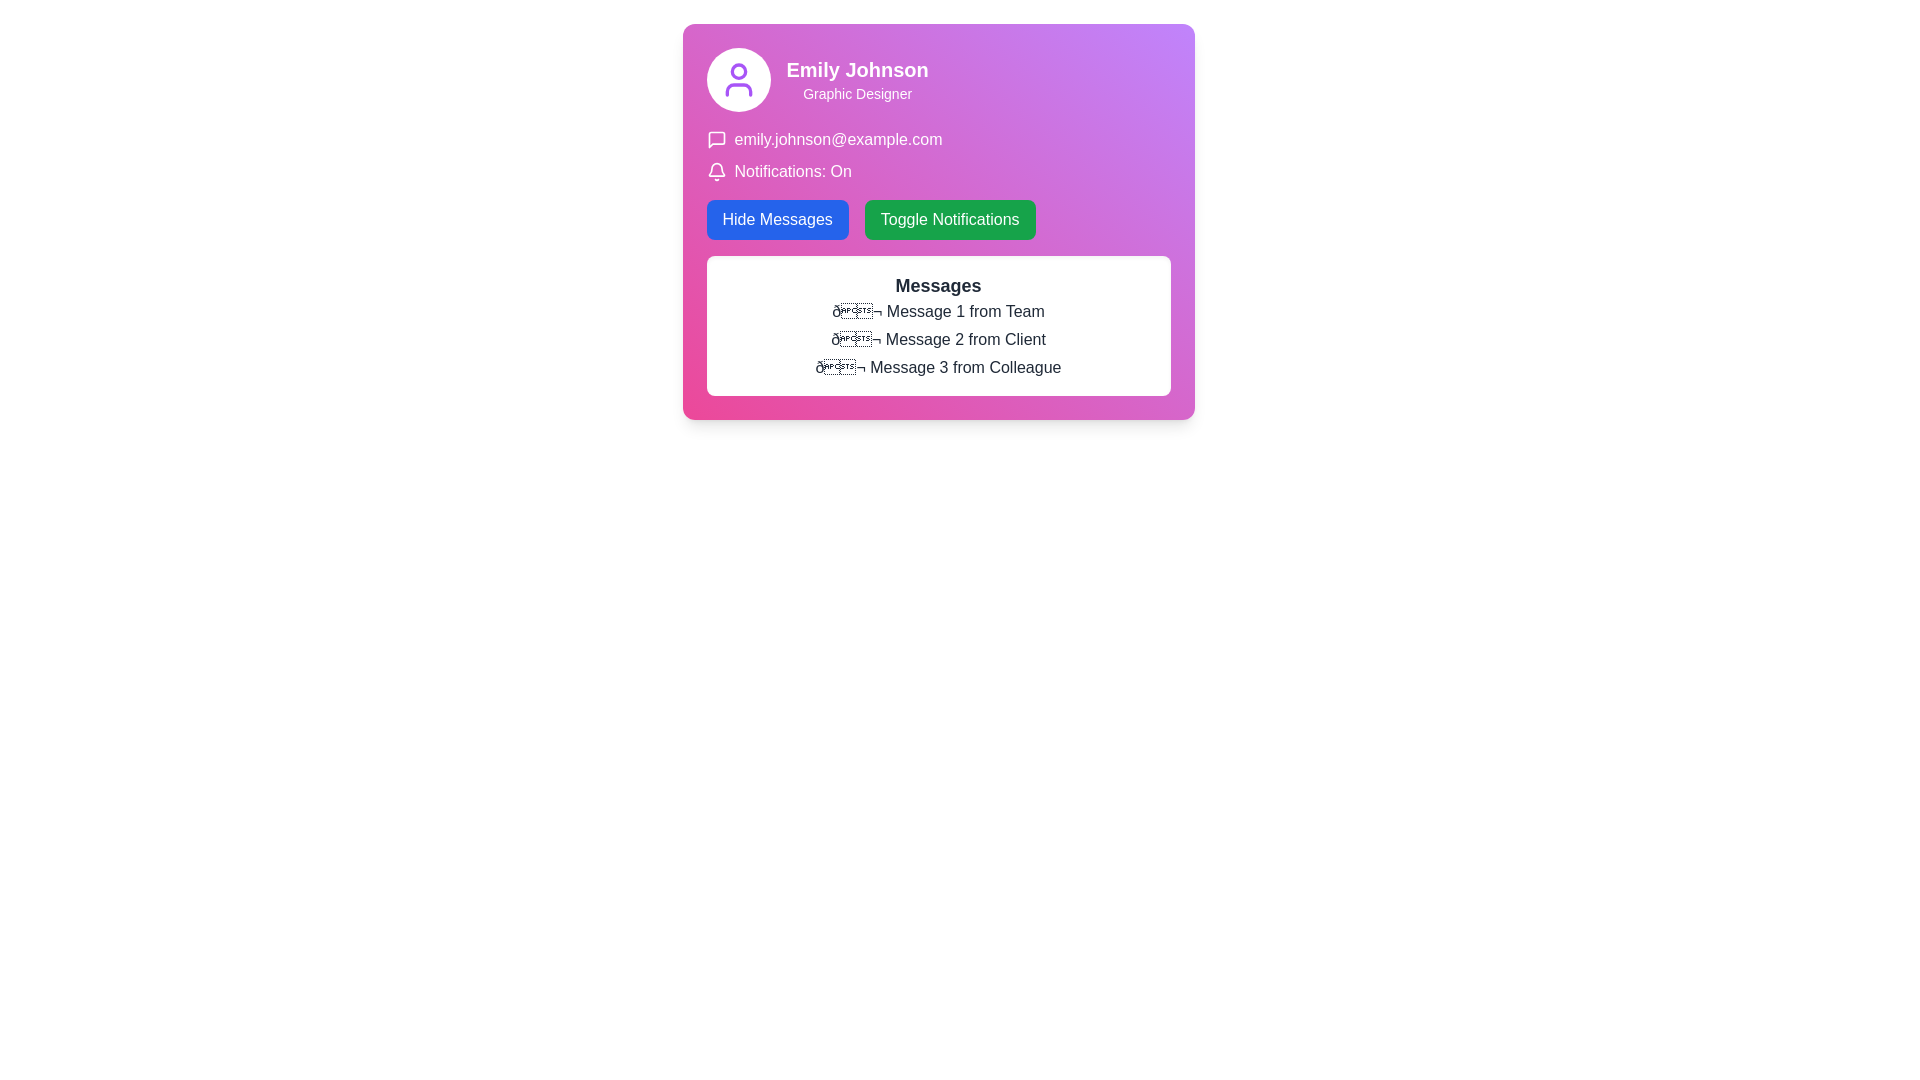 Image resolution: width=1920 pixels, height=1080 pixels. I want to click on content displayed in the text label that shows 'Graphic Designer', which is located beneath the larger text 'Emily Johnson' on a purple background, so click(857, 93).